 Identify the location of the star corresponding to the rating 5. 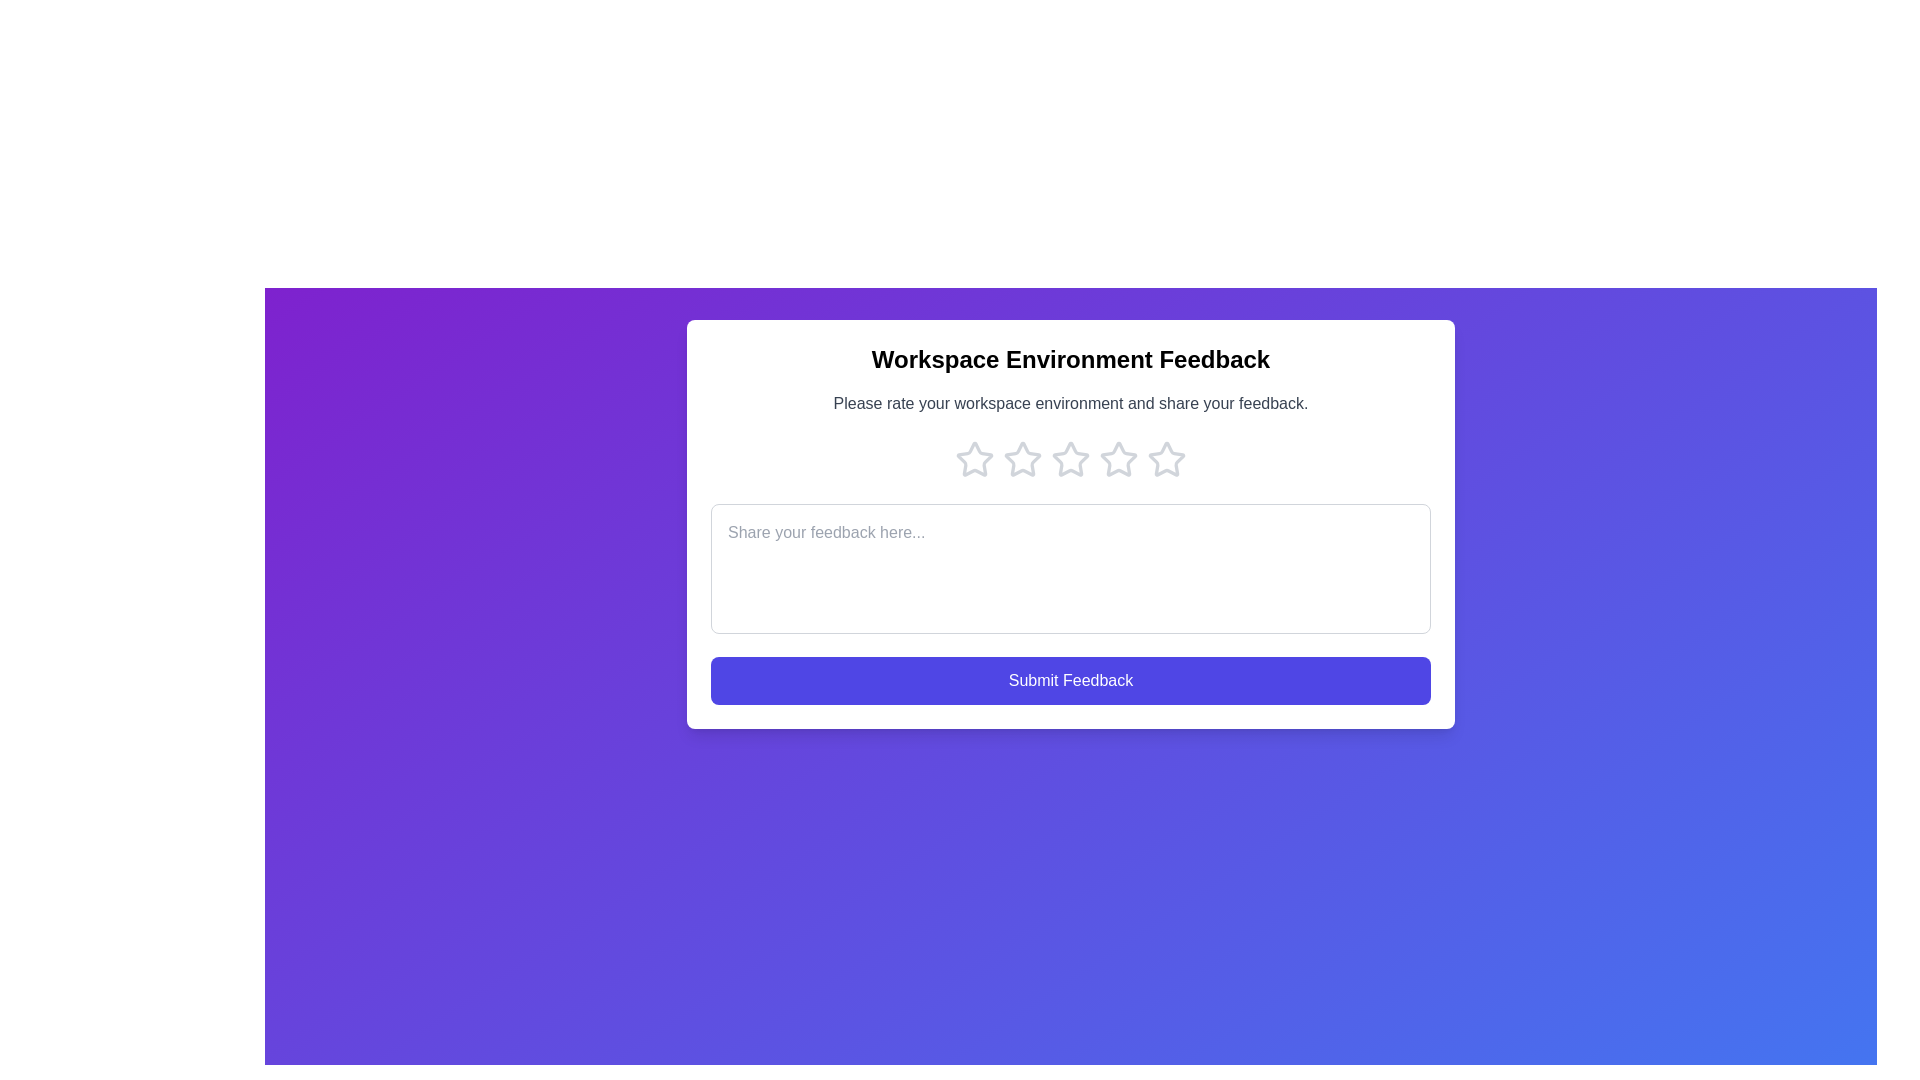
(1166, 459).